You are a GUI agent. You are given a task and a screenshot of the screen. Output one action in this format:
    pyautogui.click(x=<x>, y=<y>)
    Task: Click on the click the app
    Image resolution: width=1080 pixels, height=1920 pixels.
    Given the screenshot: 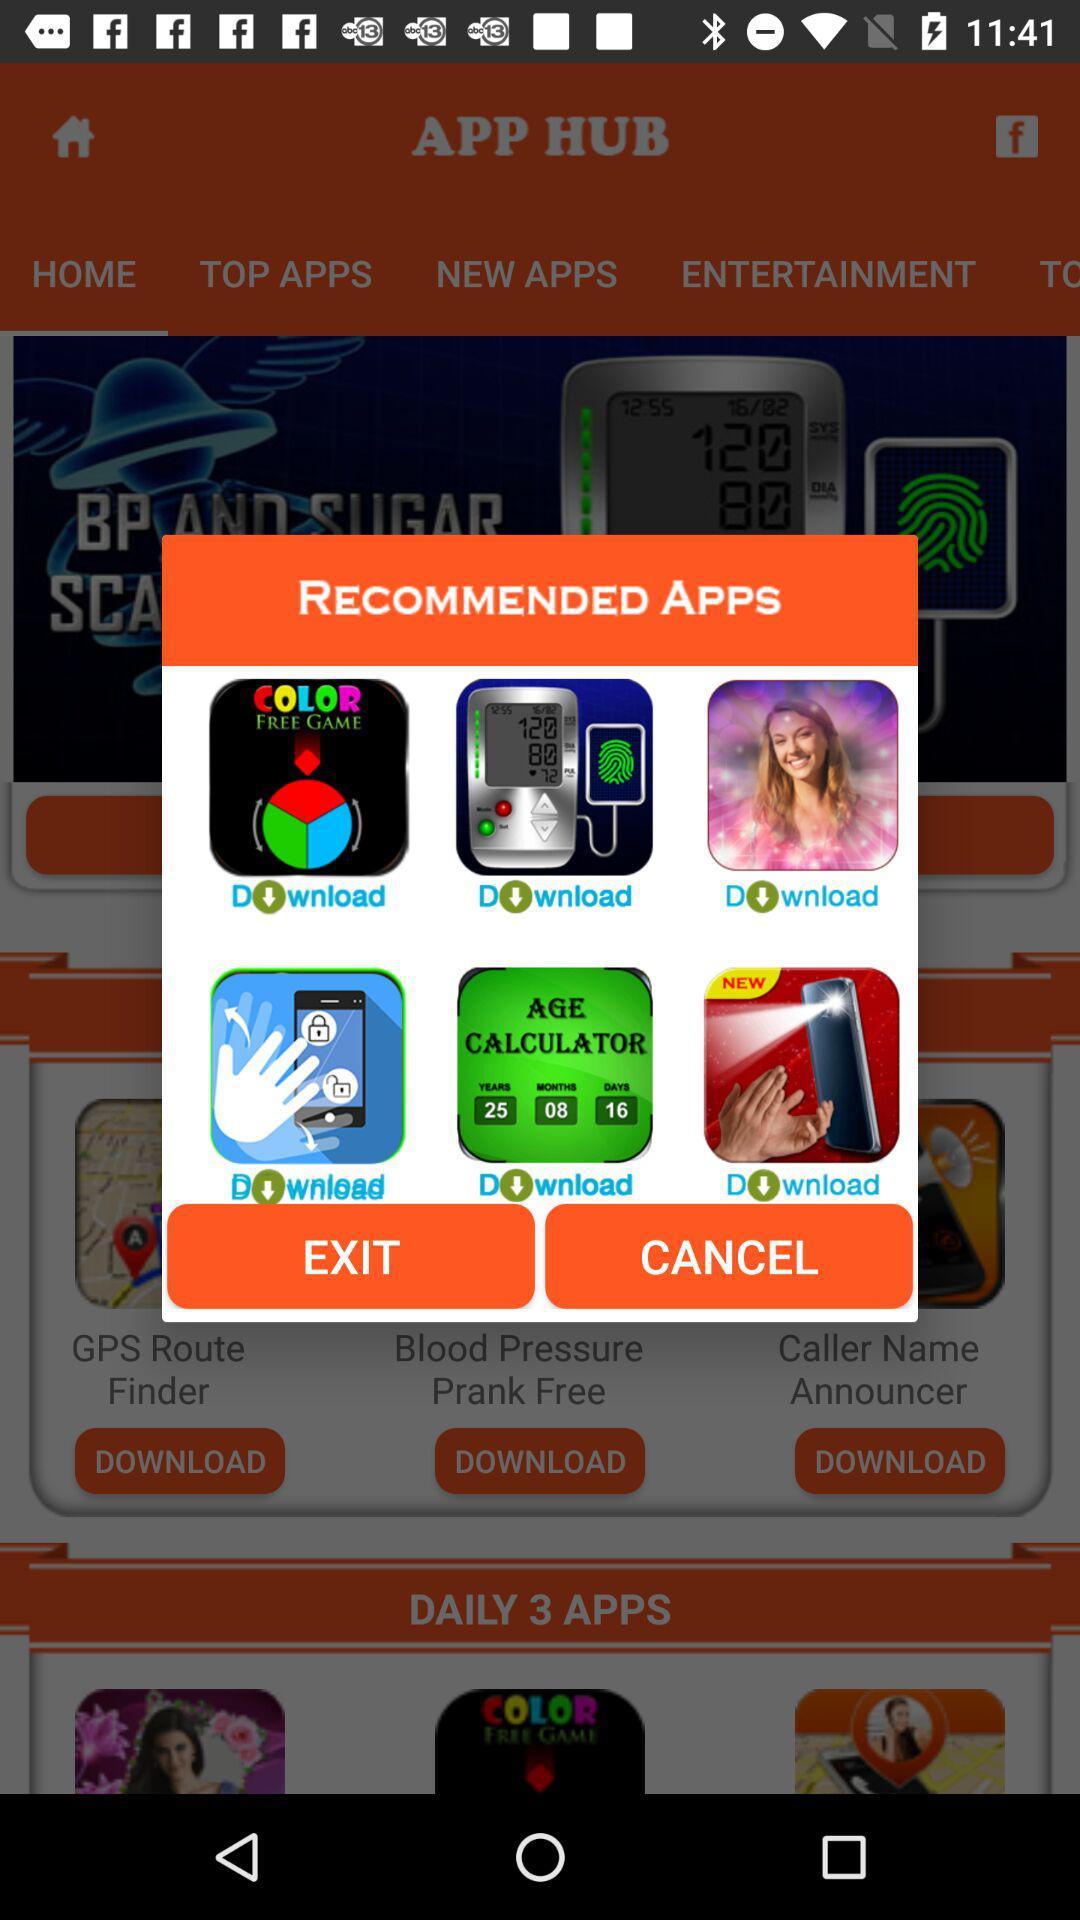 What is the action you would take?
    pyautogui.click(x=293, y=783)
    